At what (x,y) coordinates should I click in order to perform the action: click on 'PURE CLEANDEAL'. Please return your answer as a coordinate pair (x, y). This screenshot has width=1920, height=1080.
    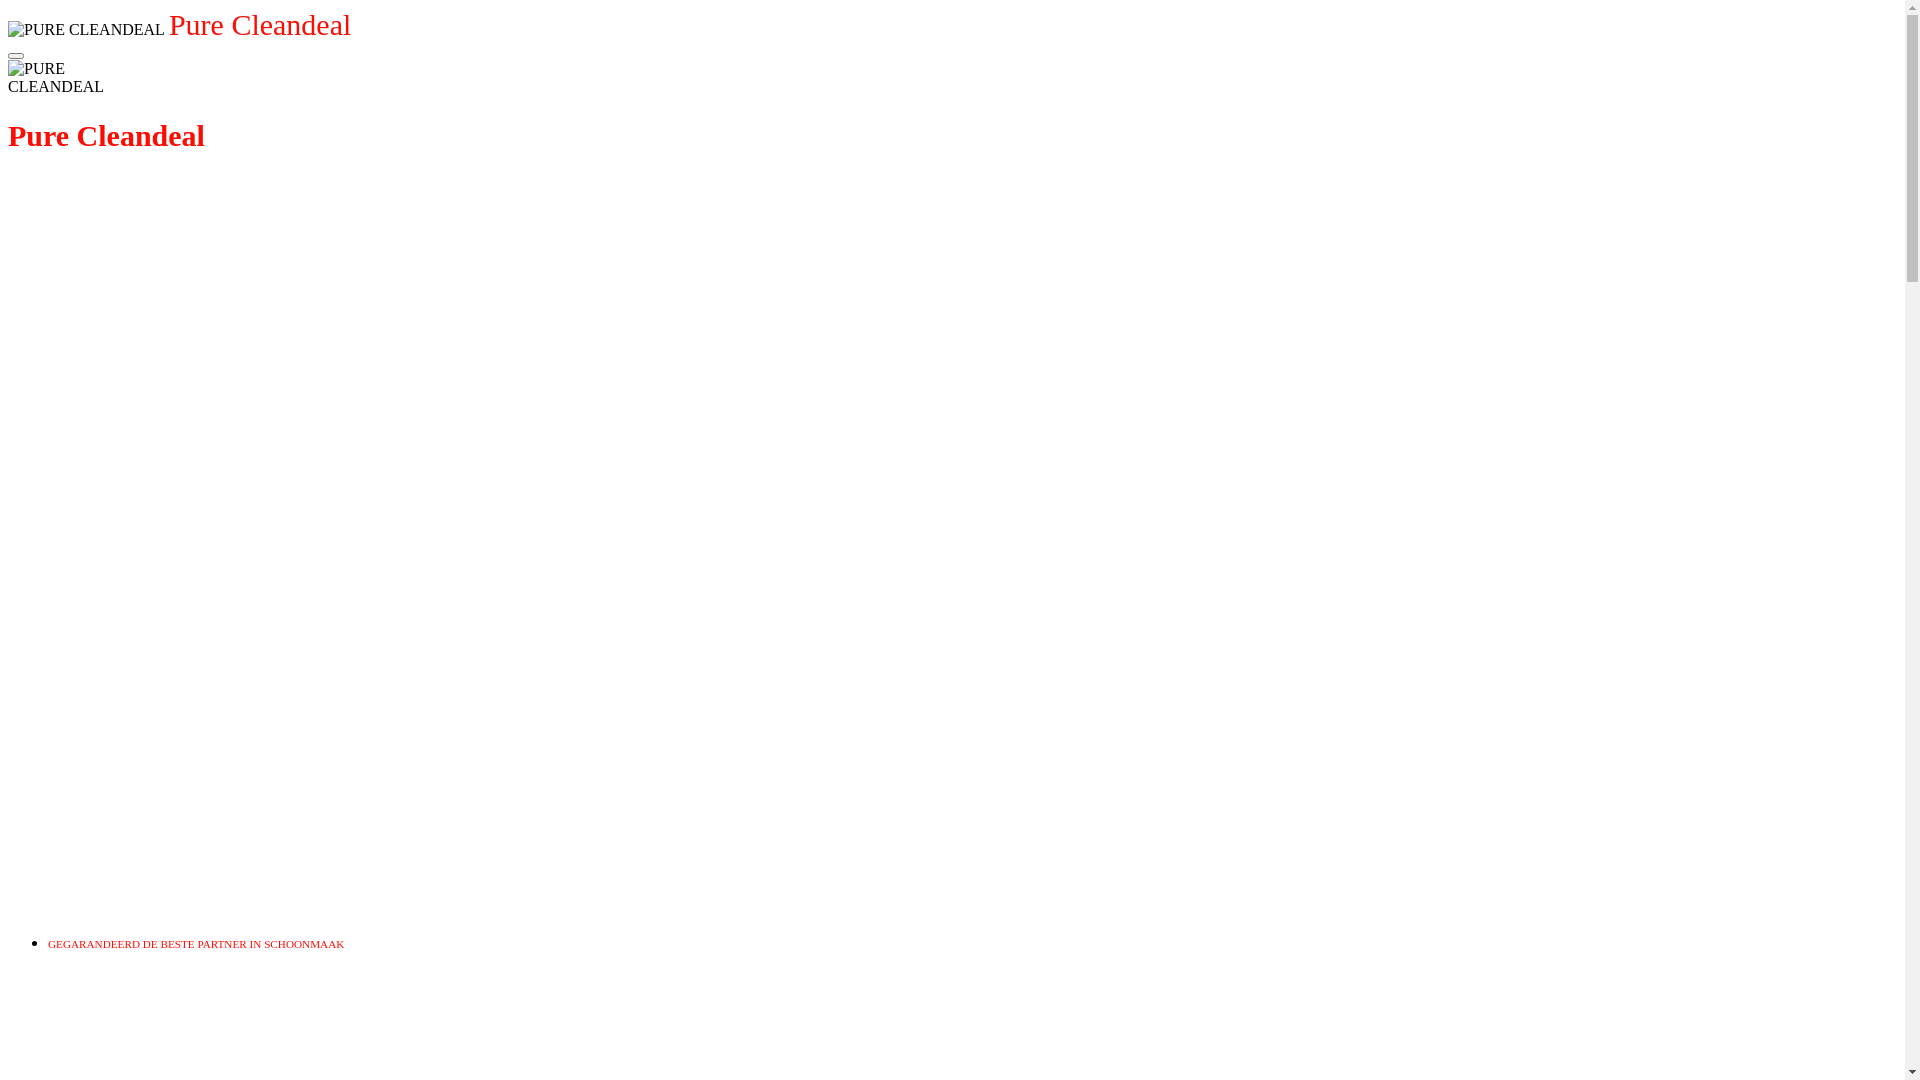
    Looking at the image, I should click on (8, 76).